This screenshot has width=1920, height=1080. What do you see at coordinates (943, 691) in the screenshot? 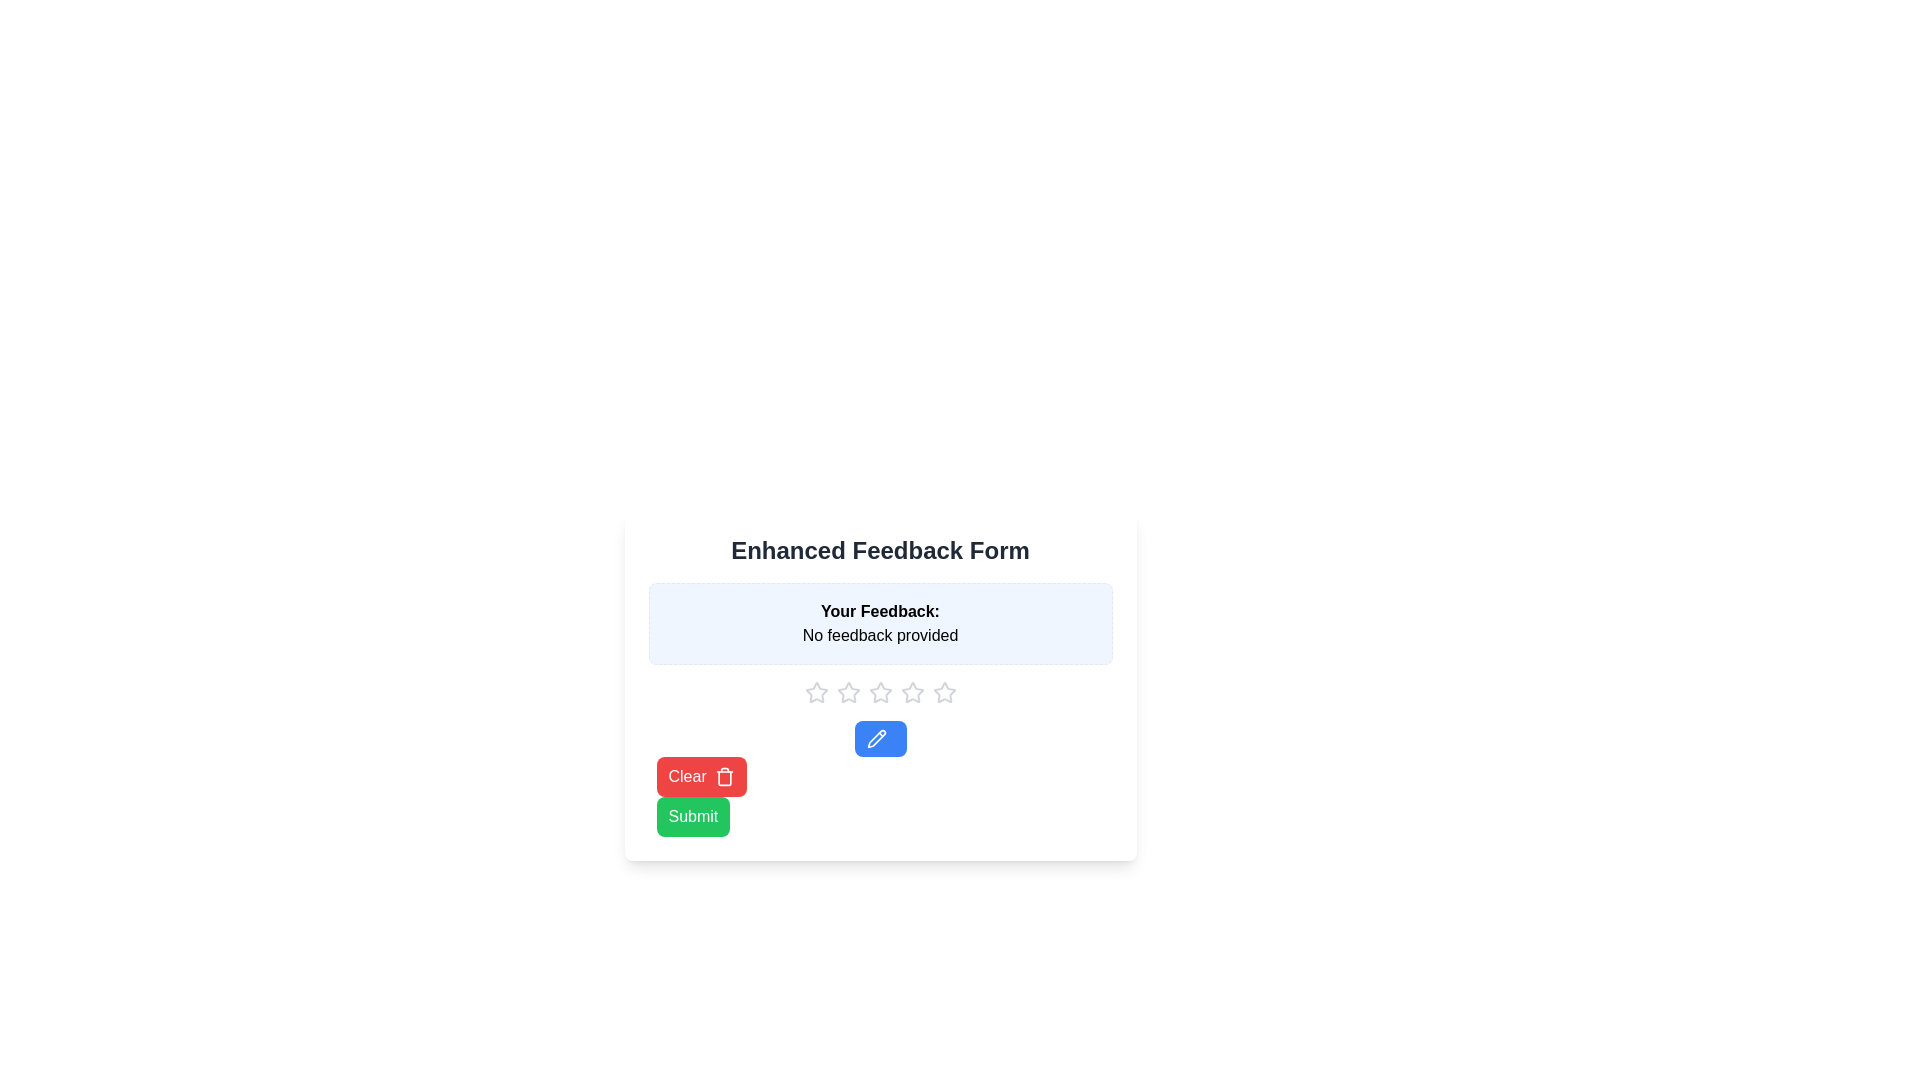
I see `the fifth star icon in the rating system to rate it` at bounding box center [943, 691].